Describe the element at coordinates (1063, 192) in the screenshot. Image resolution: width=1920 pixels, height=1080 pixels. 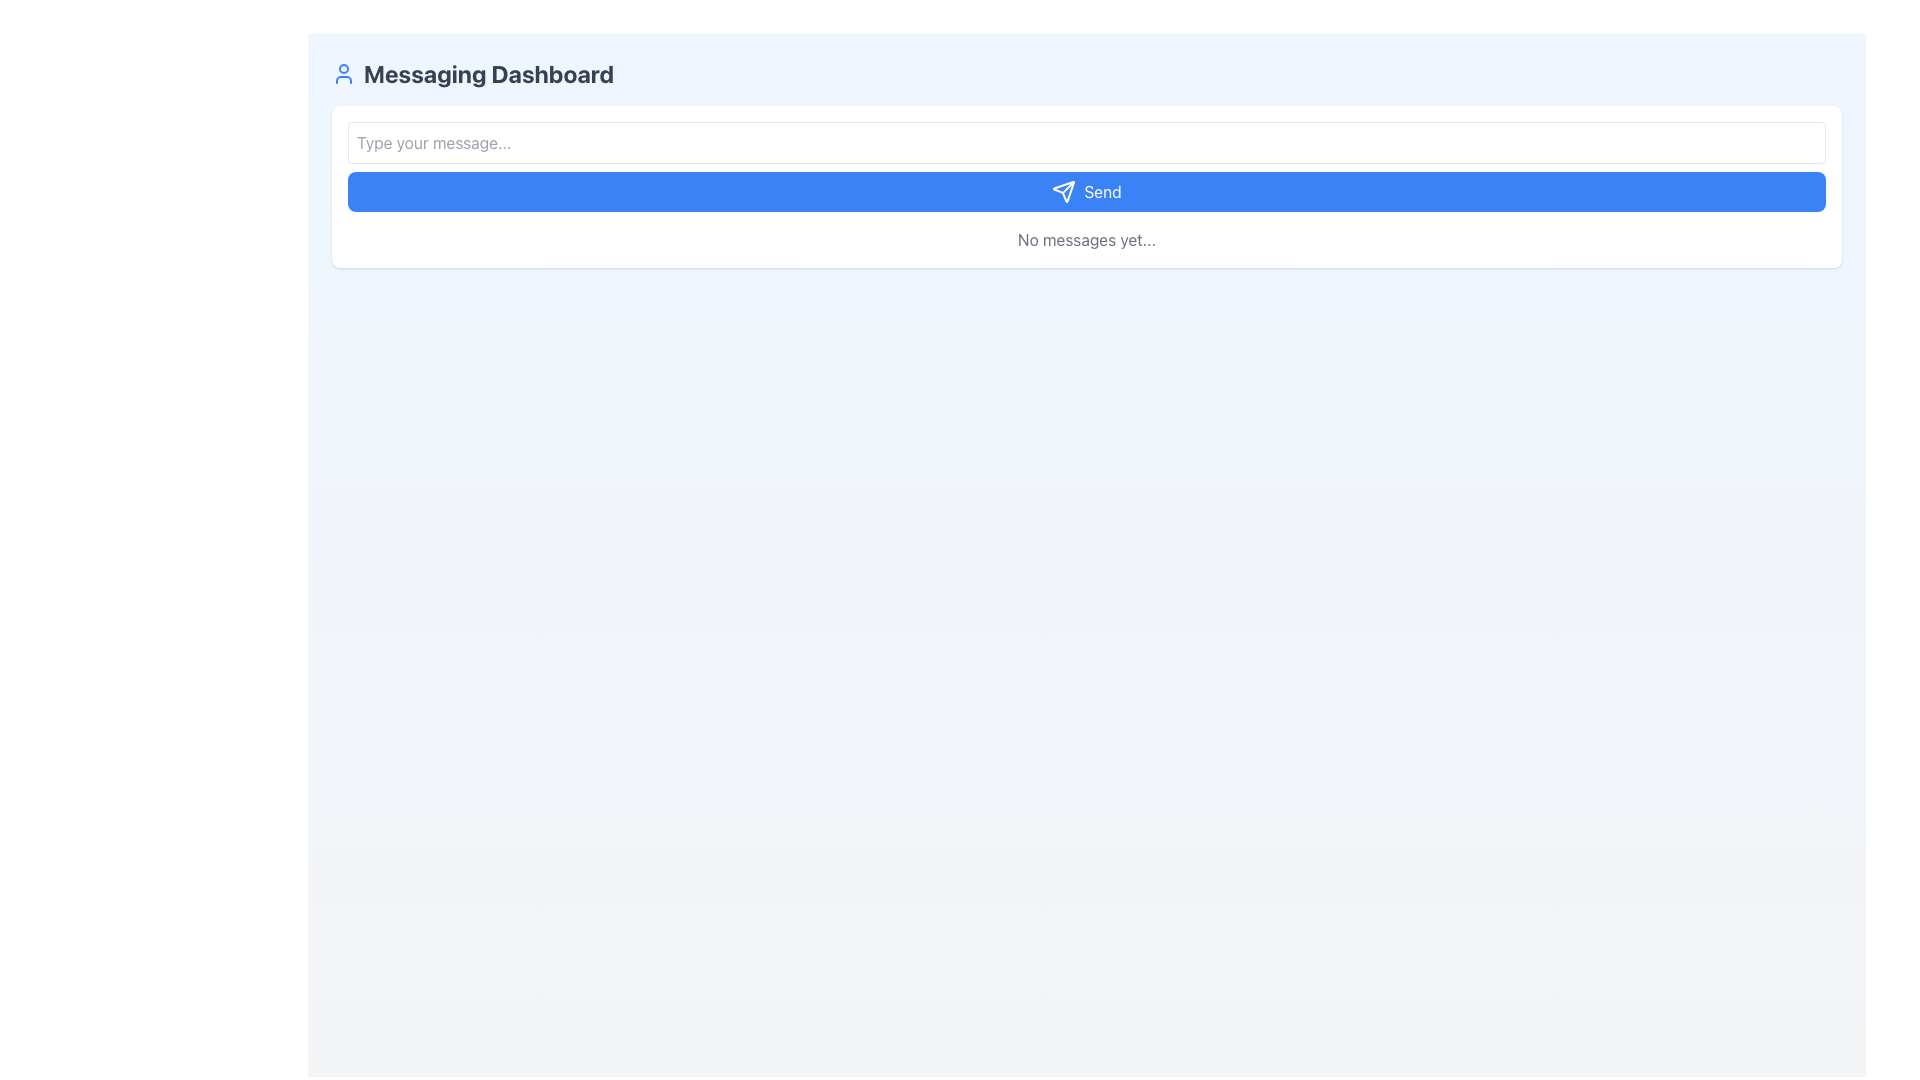
I see `the send icon, a stylized arrow or paper plane, located on the top-right corner of the blue message input button below the 'Type your message...' text input field` at that location.